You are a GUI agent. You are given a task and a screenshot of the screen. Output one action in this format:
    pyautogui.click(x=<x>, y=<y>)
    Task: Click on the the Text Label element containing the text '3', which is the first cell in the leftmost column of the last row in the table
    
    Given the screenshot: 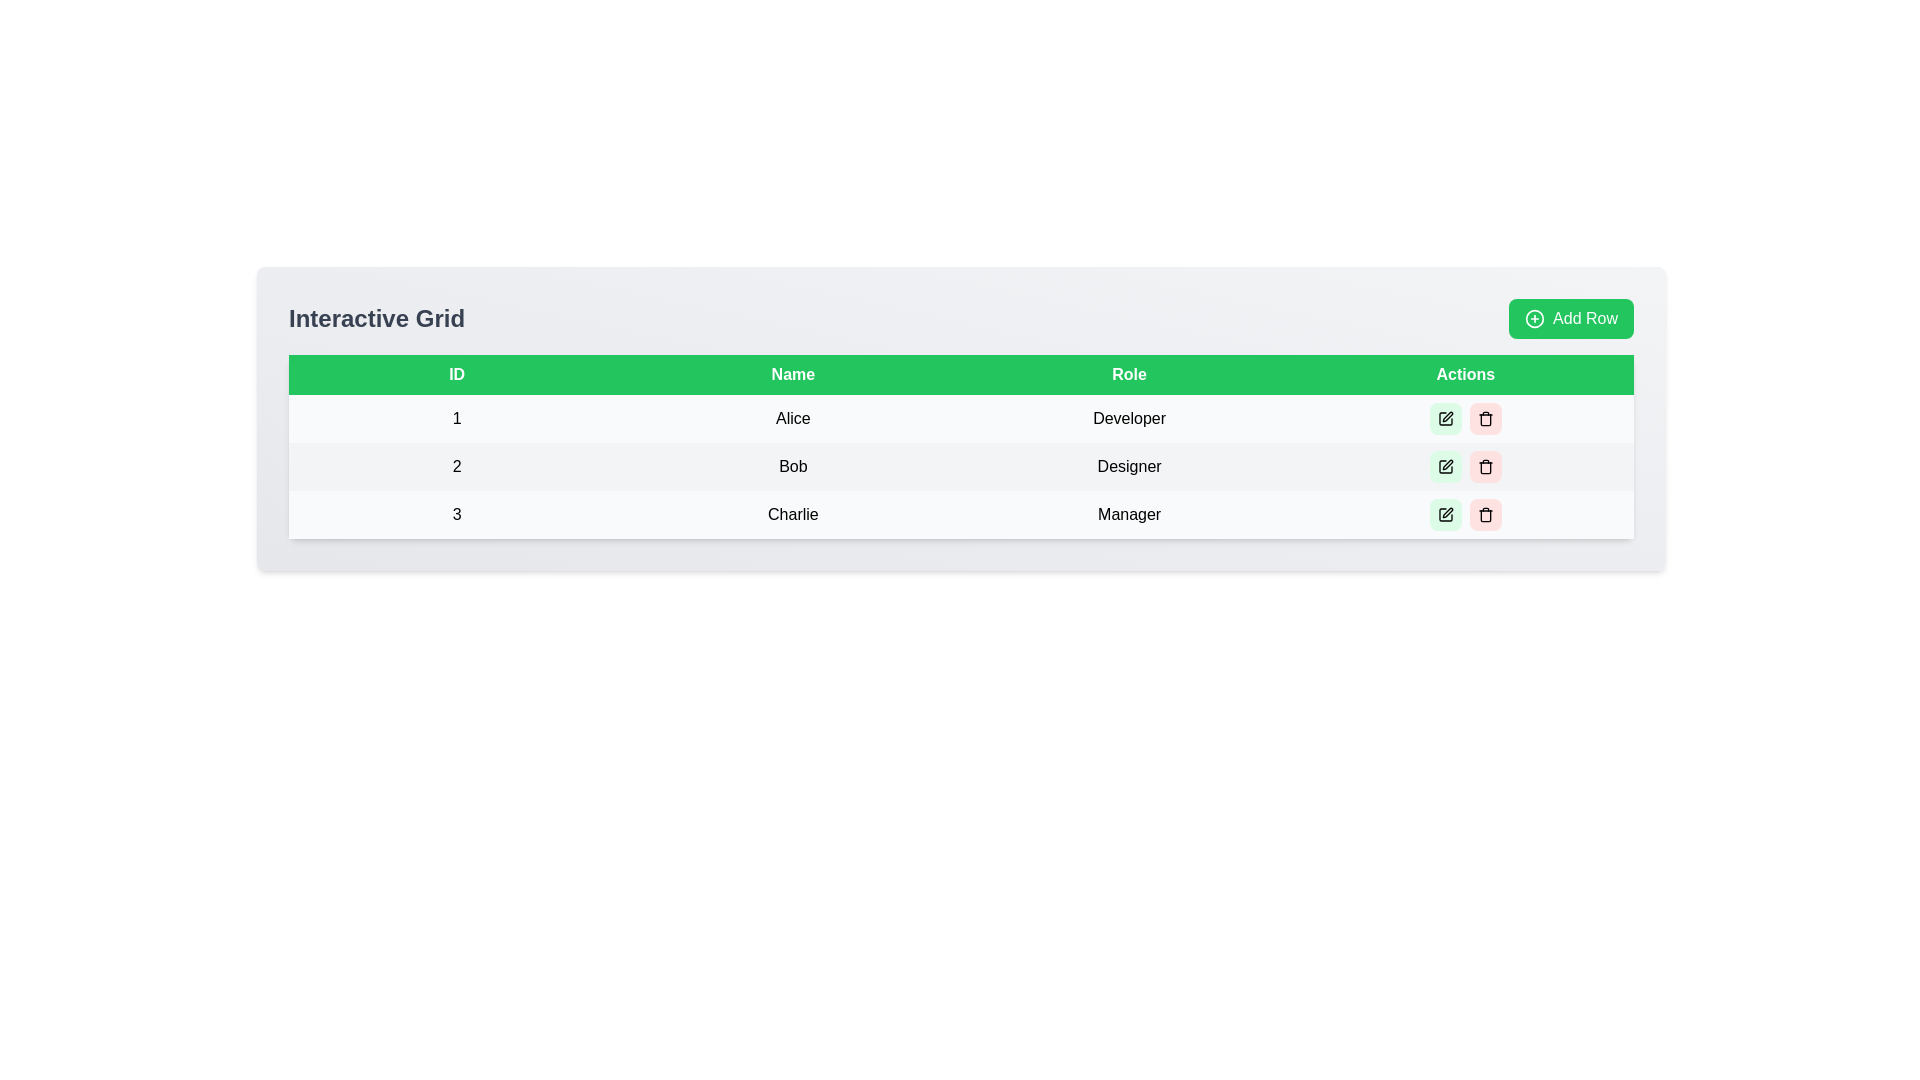 What is the action you would take?
    pyautogui.click(x=456, y=514)
    